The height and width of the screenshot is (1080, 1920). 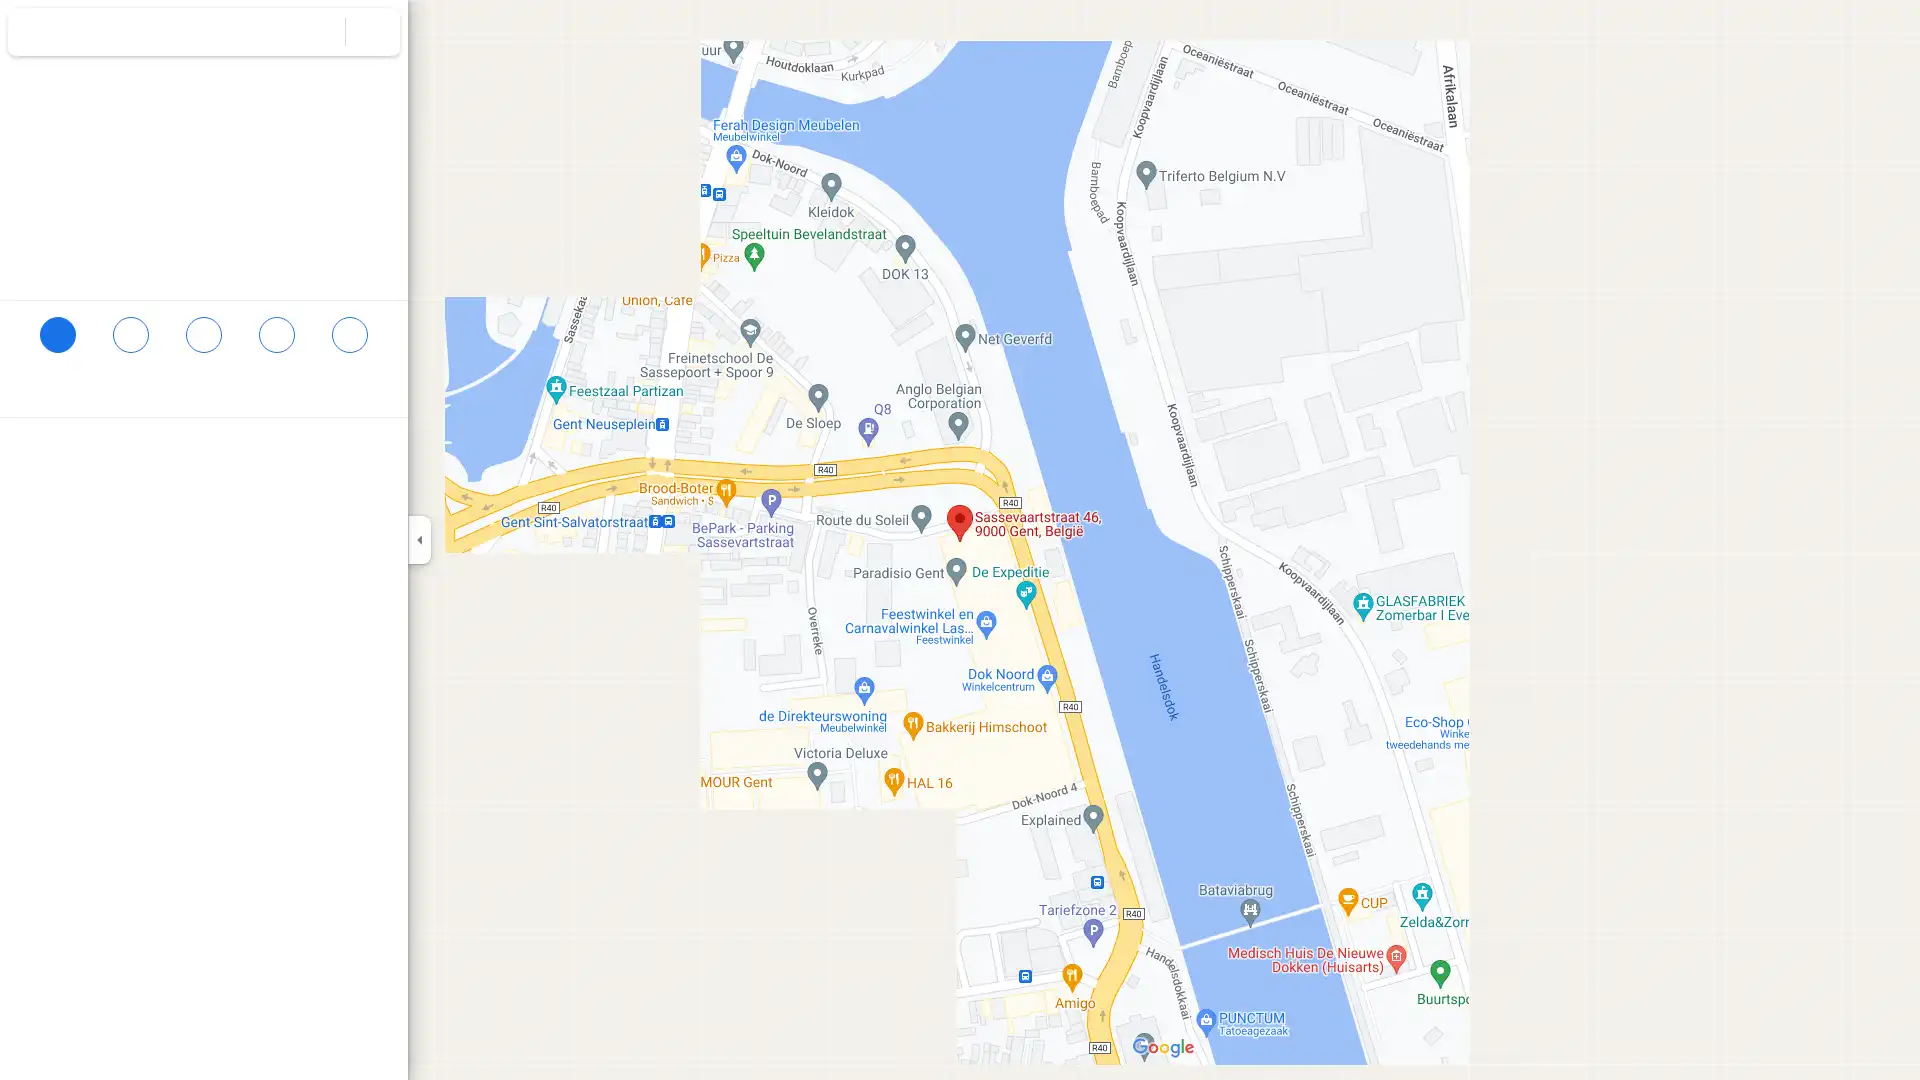 I want to click on Route naar Sassevaartstraat 46, so click(x=57, y=342).